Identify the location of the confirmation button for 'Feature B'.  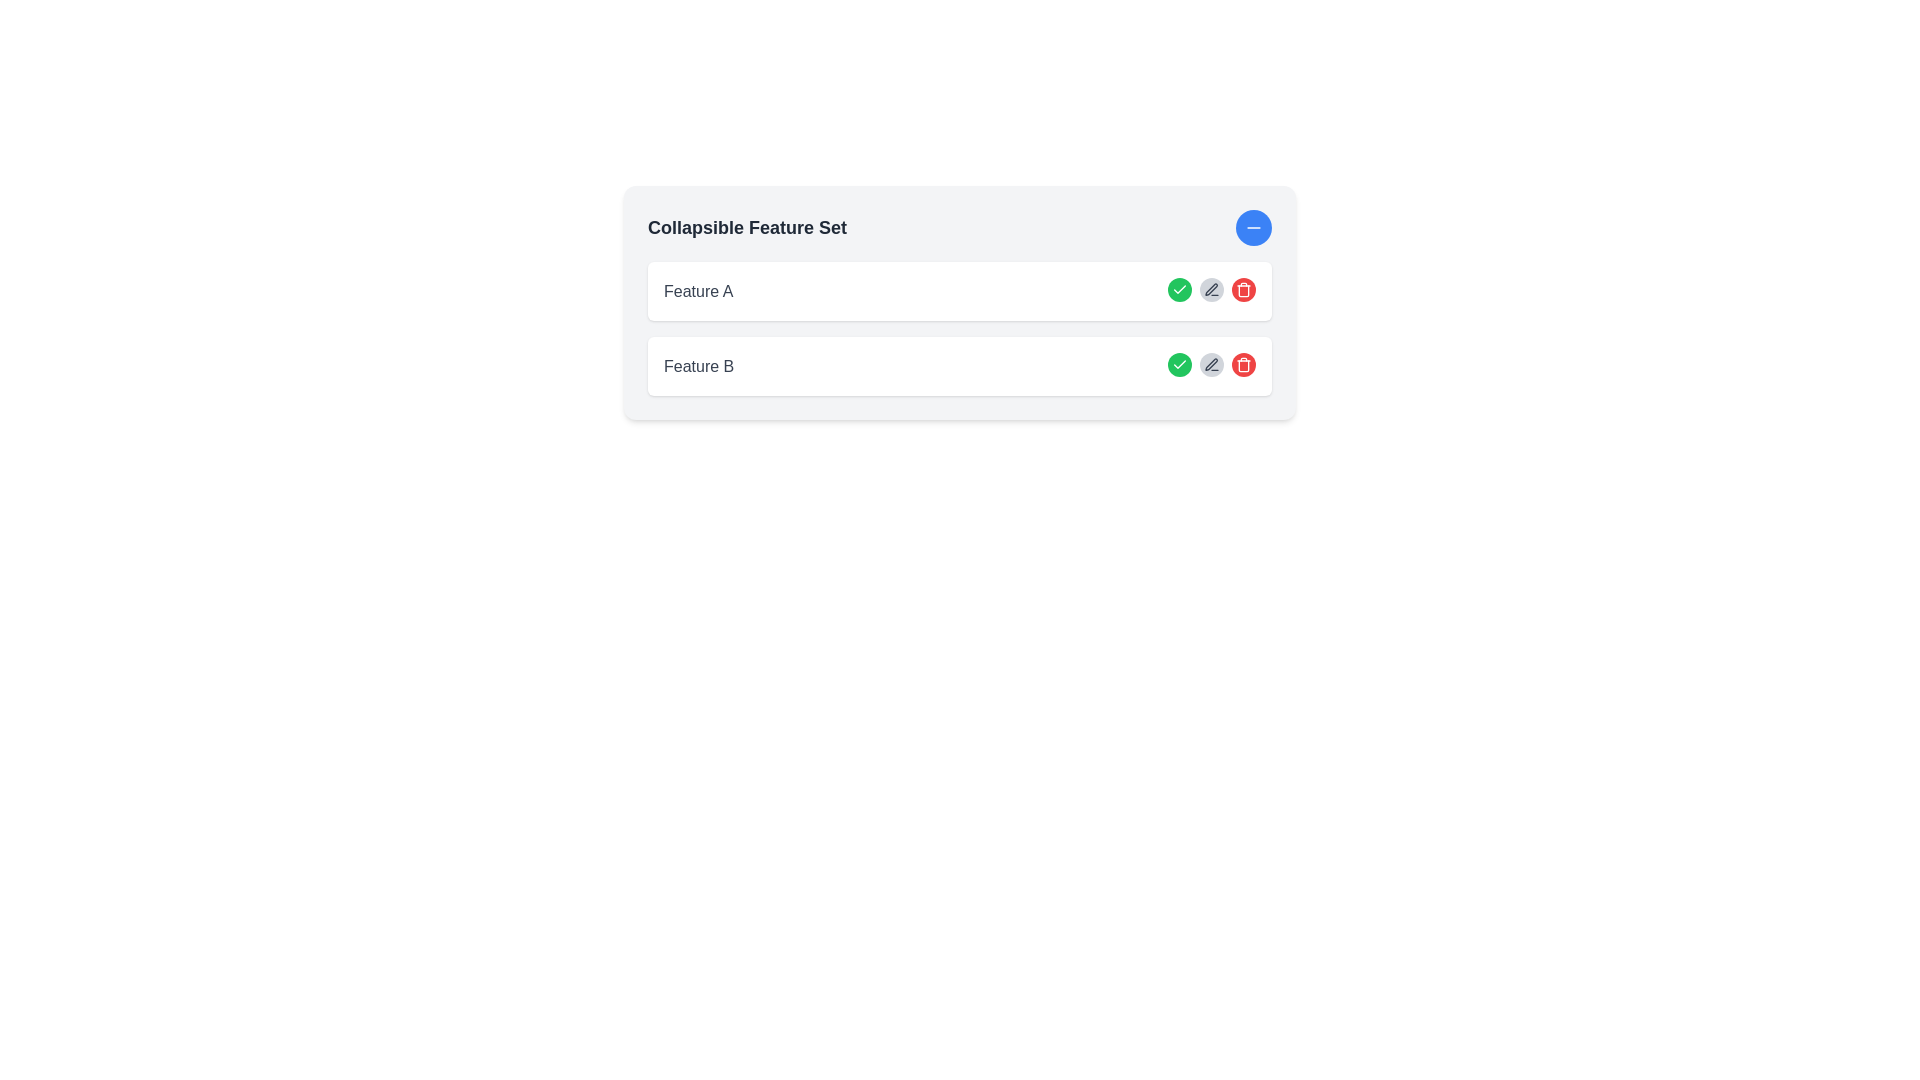
(1180, 365).